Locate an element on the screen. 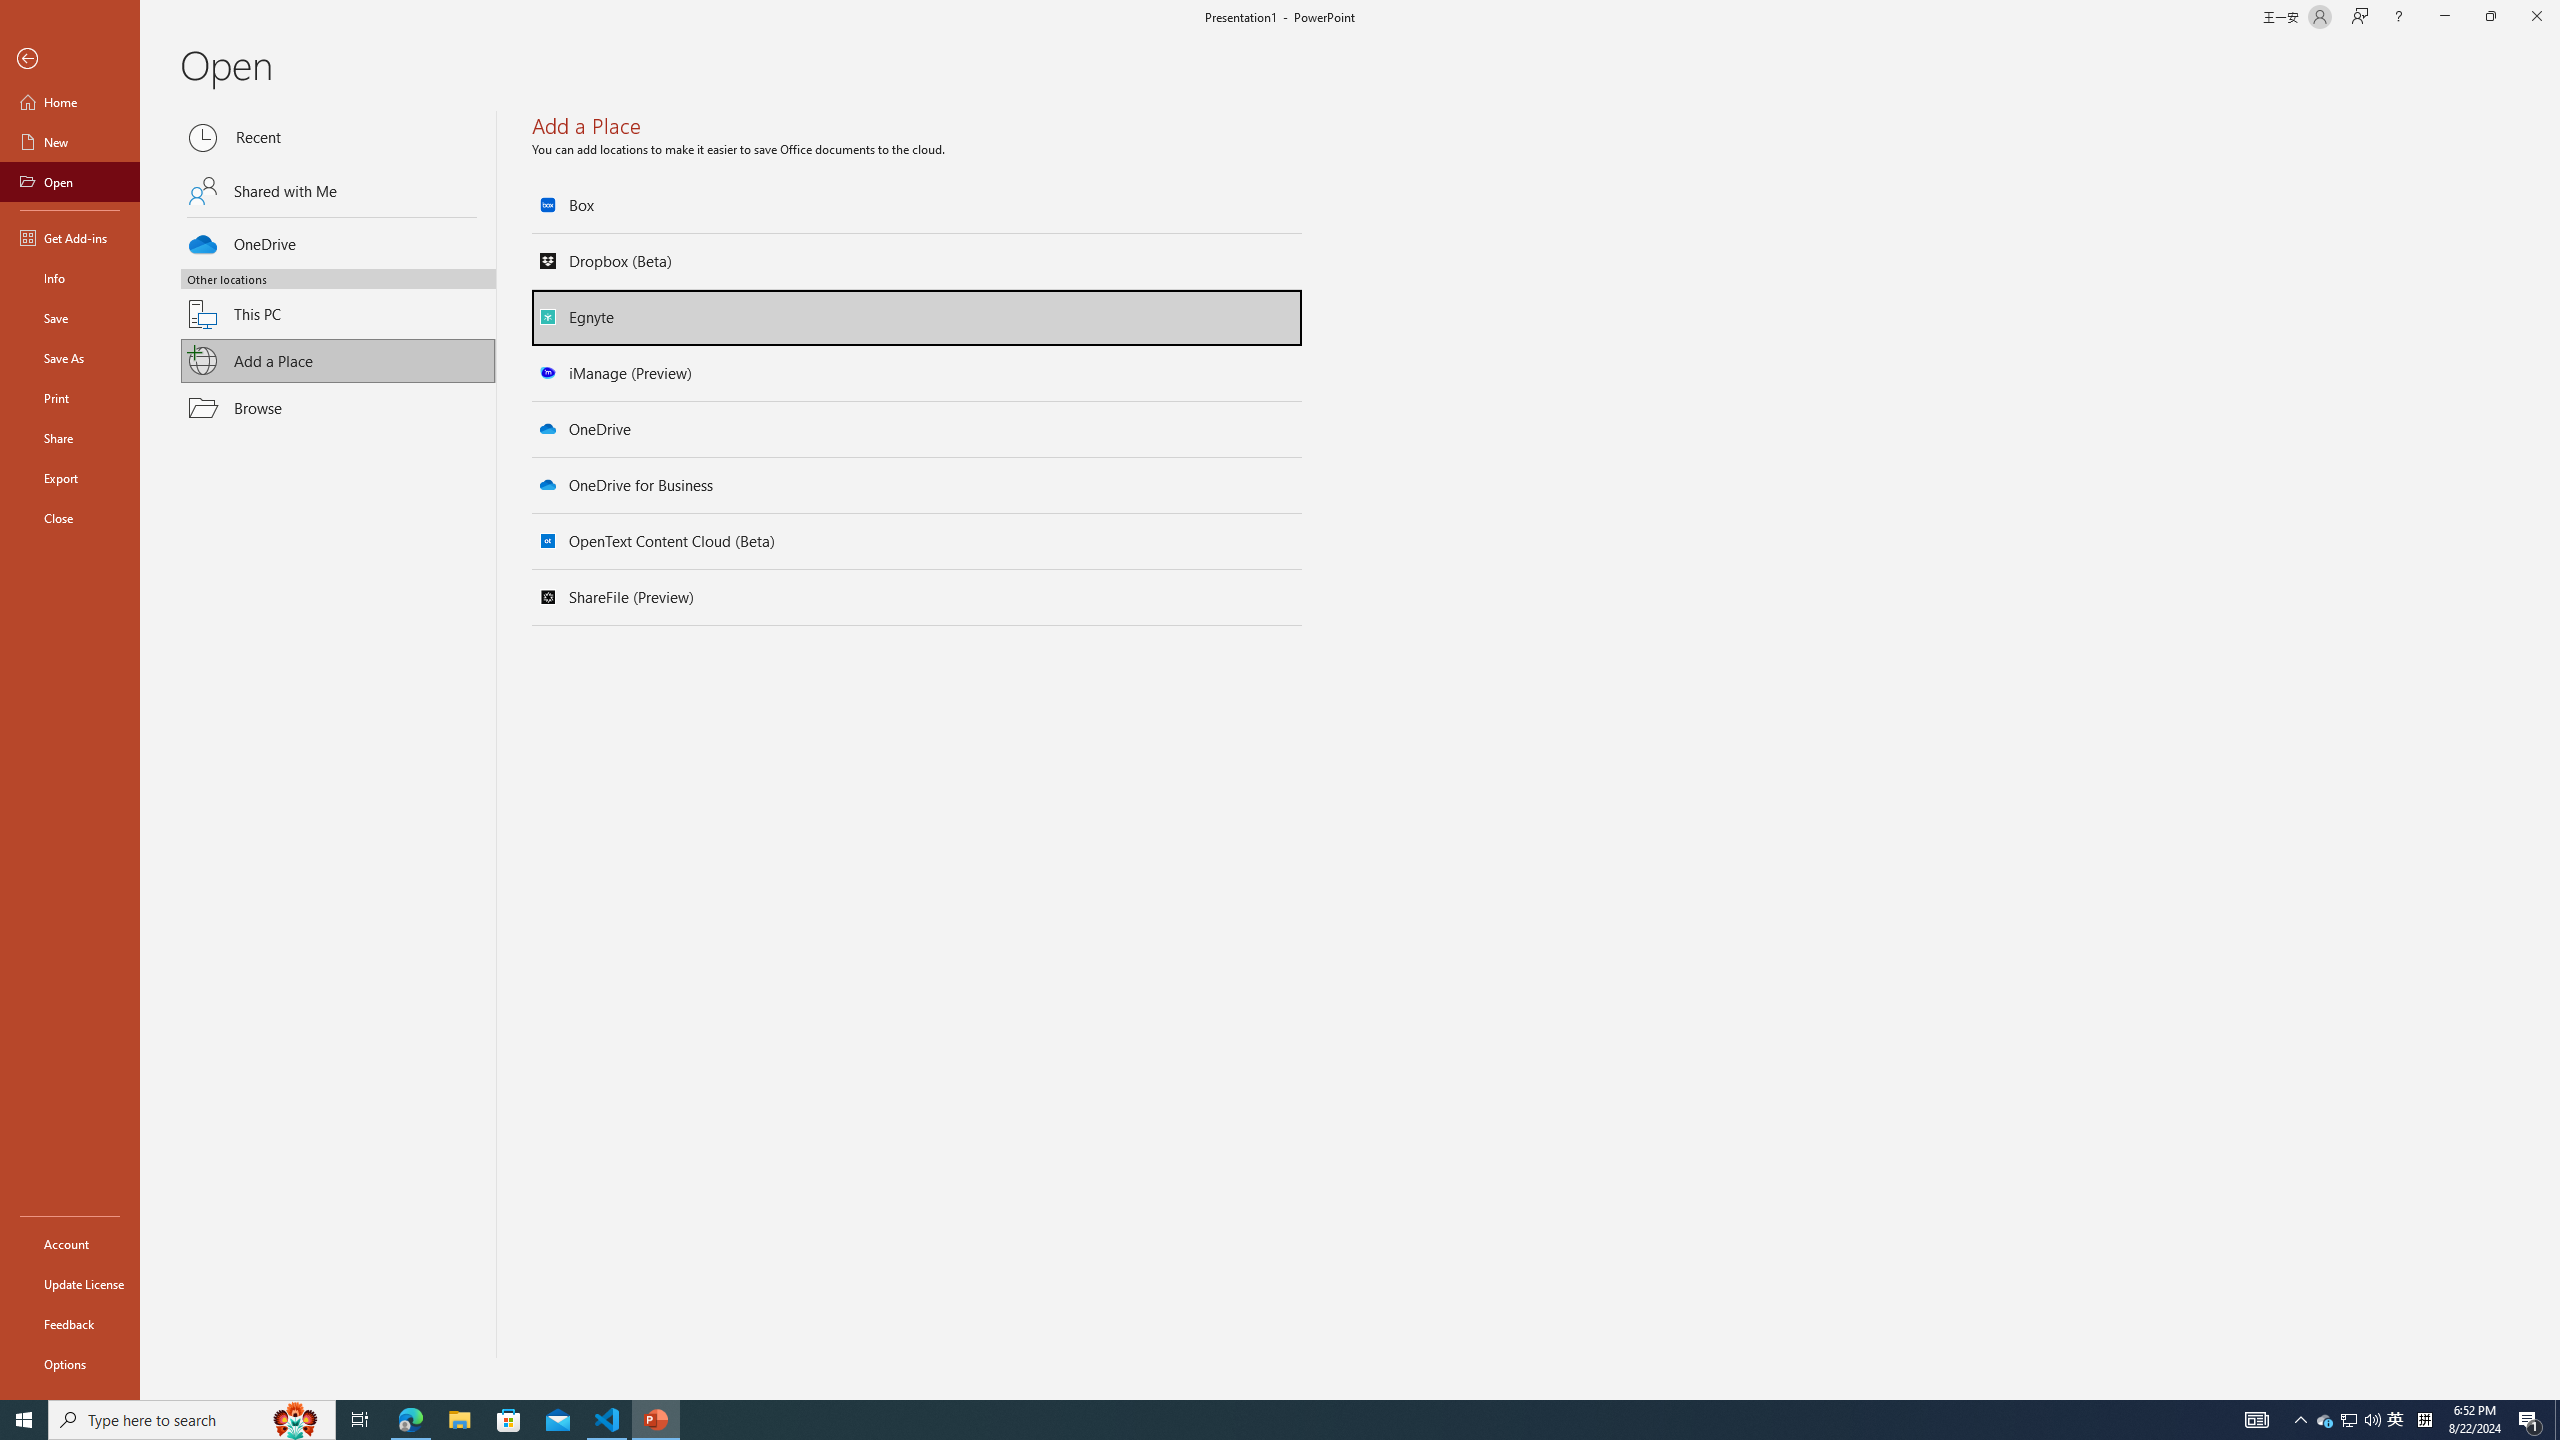 The image size is (2560, 1440). 'Add a Place' is located at coordinates (338, 360).